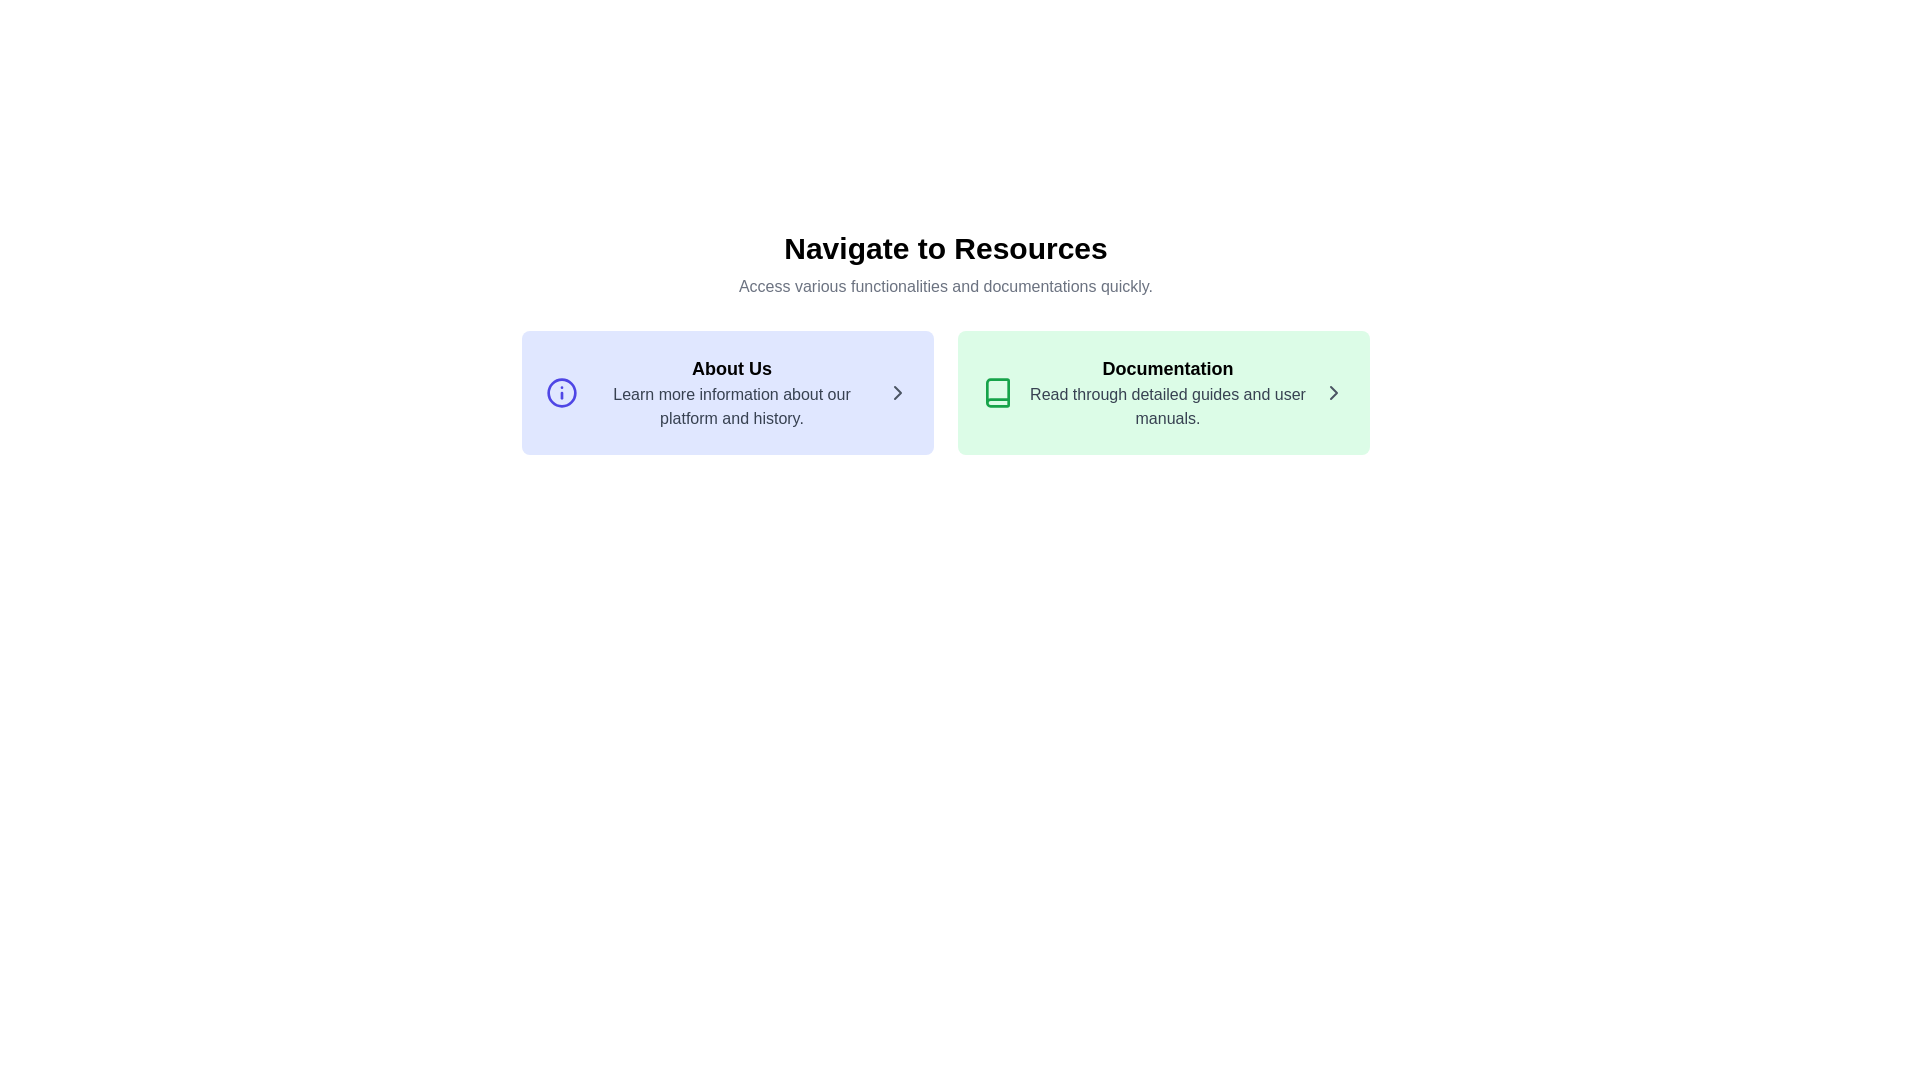 The height and width of the screenshot is (1080, 1920). I want to click on the text block that provides a brief description about the 'About Us' section, which is located below the 'About Us' heading within a blue card, so click(730, 406).